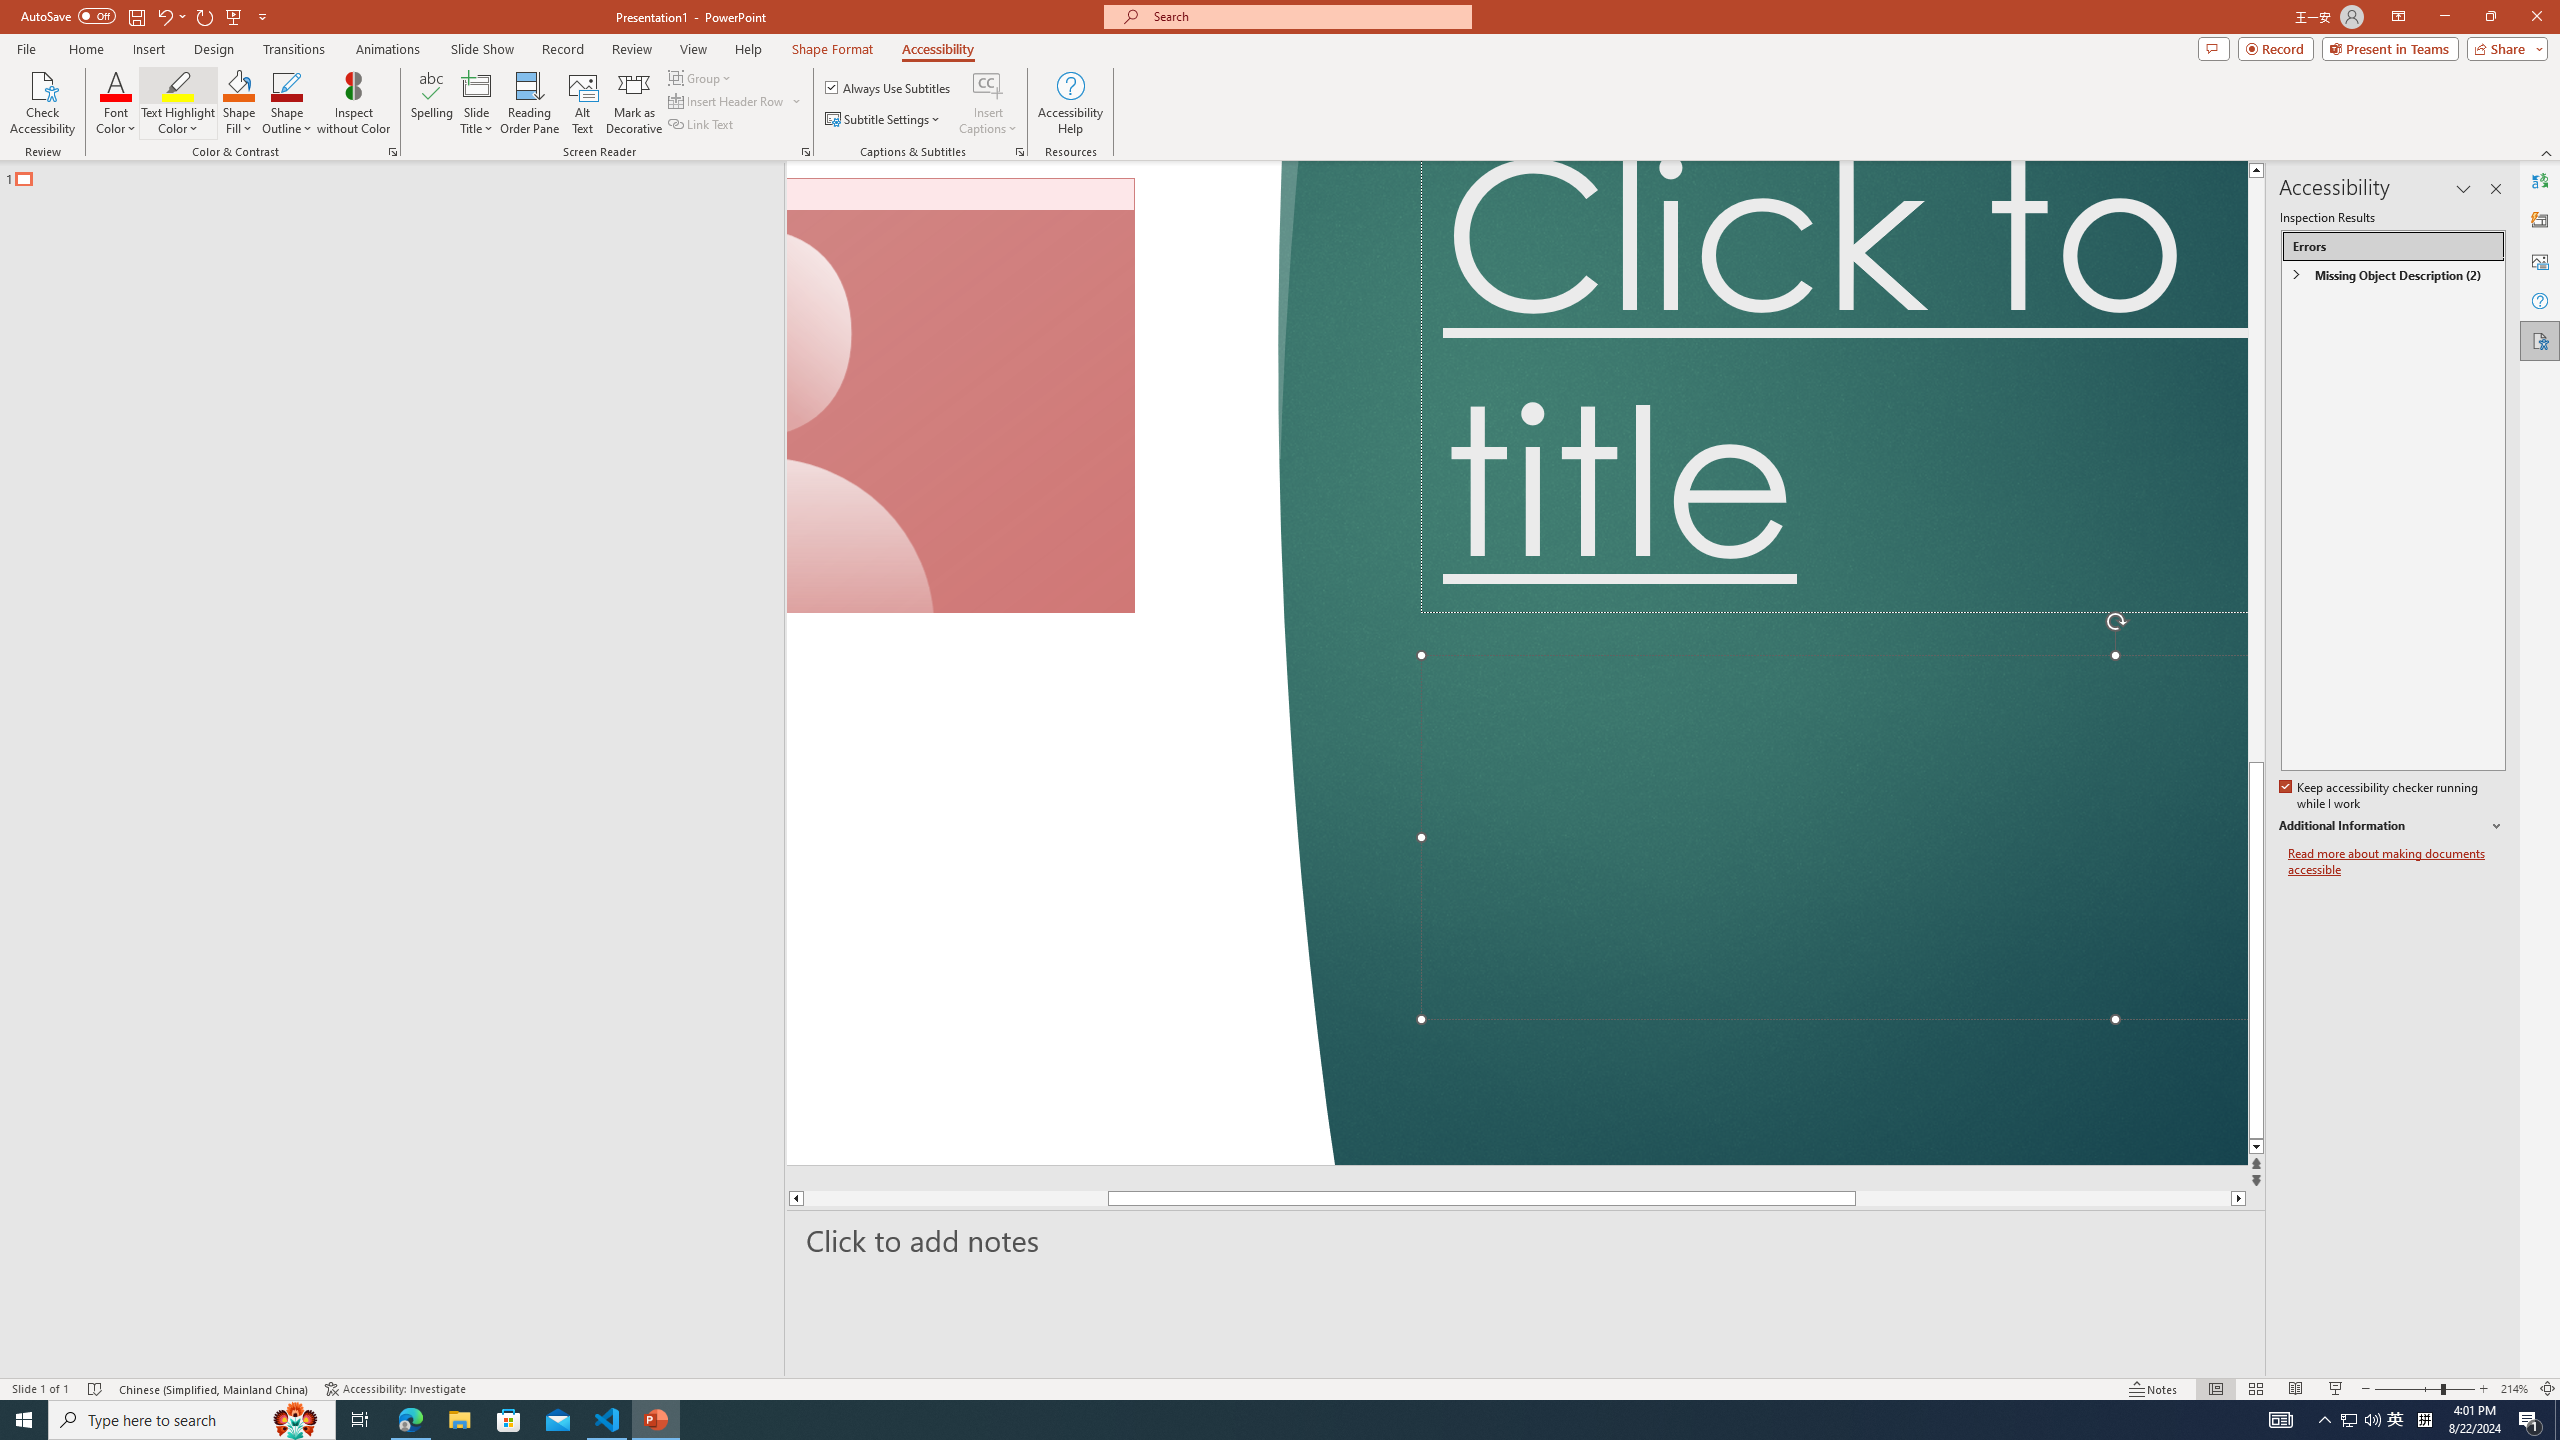  What do you see at coordinates (961, 395) in the screenshot?
I see `'Camera 7, No camera detected.'` at bounding box center [961, 395].